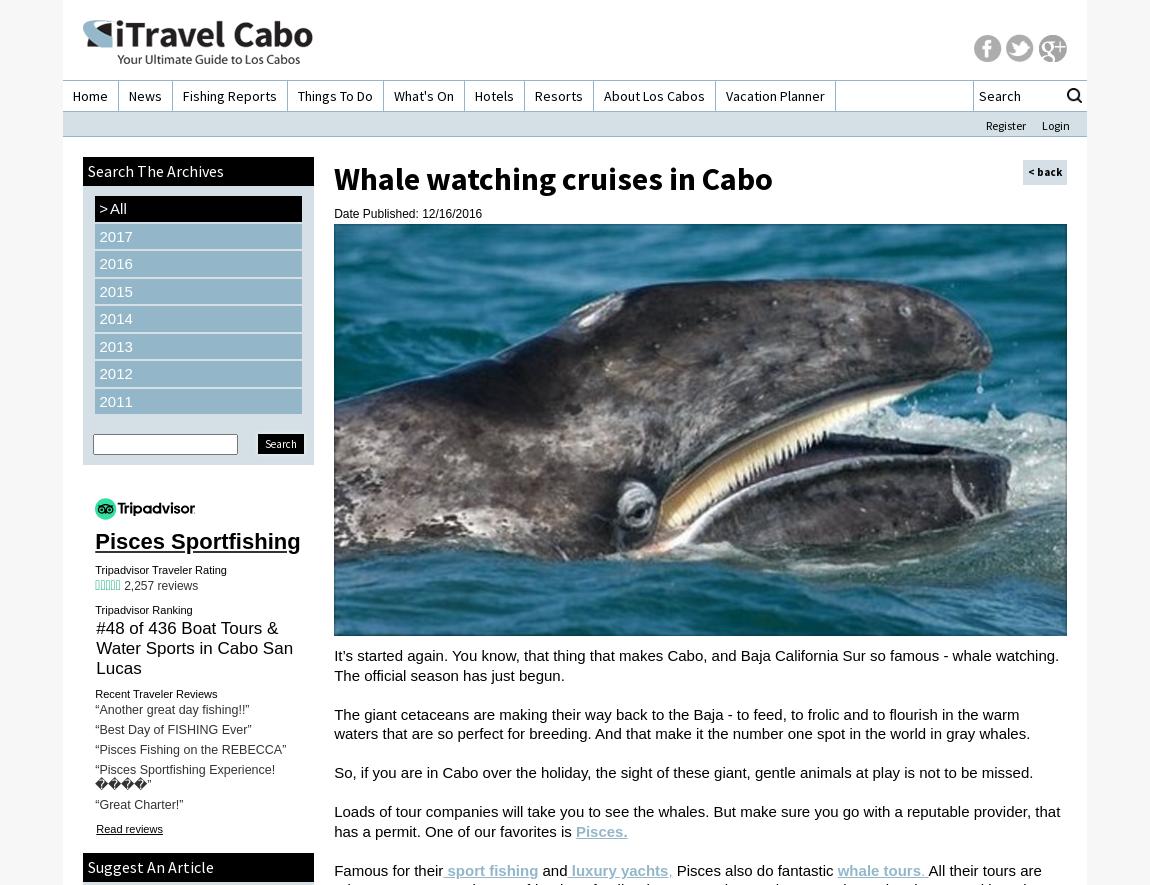 The width and height of the screenshot is (1150, 885). Describe the element at coordinates (494, 96) in the screenshot. I see `'Hotels'` at that location.